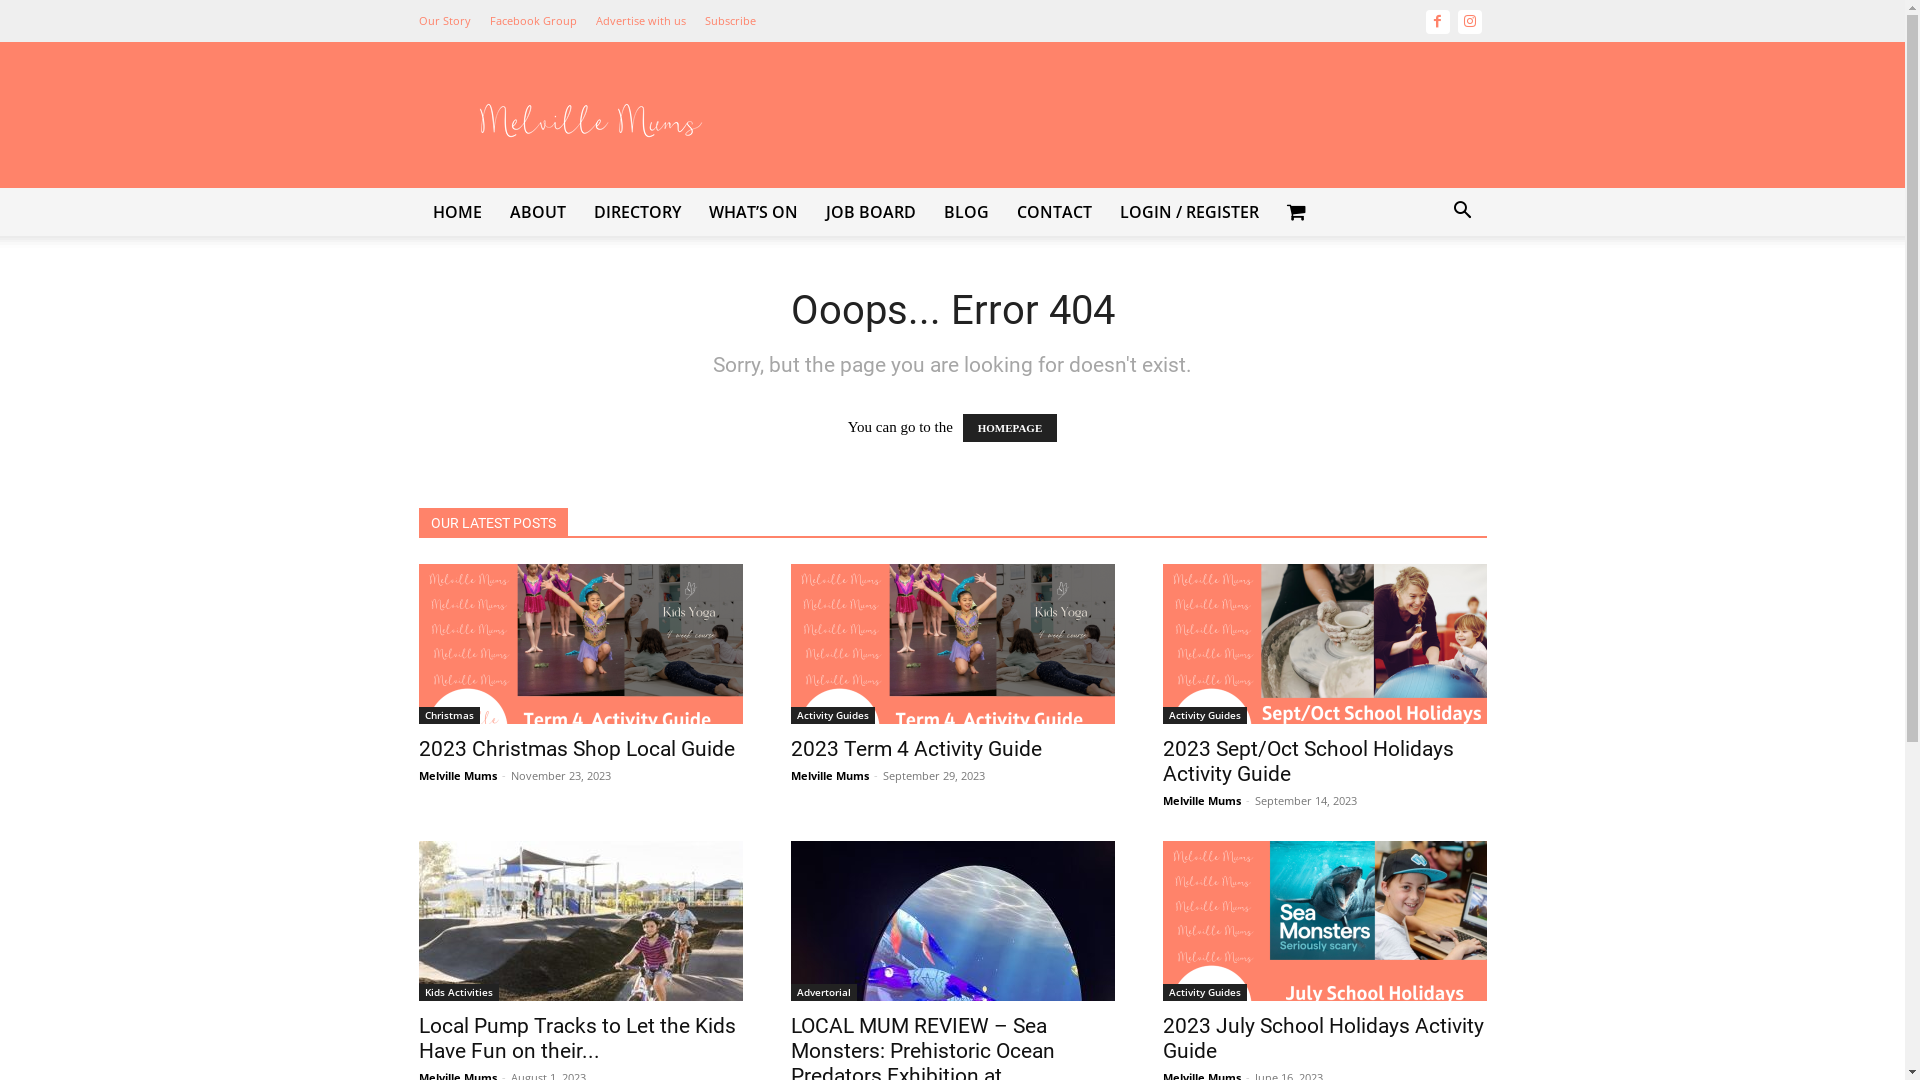 Image resolution: width=1920 pixels, height=1080 pixels. Describe the element at coordinates (641, 20) in the screenshot. I see `'Advertise with us'` at that location.